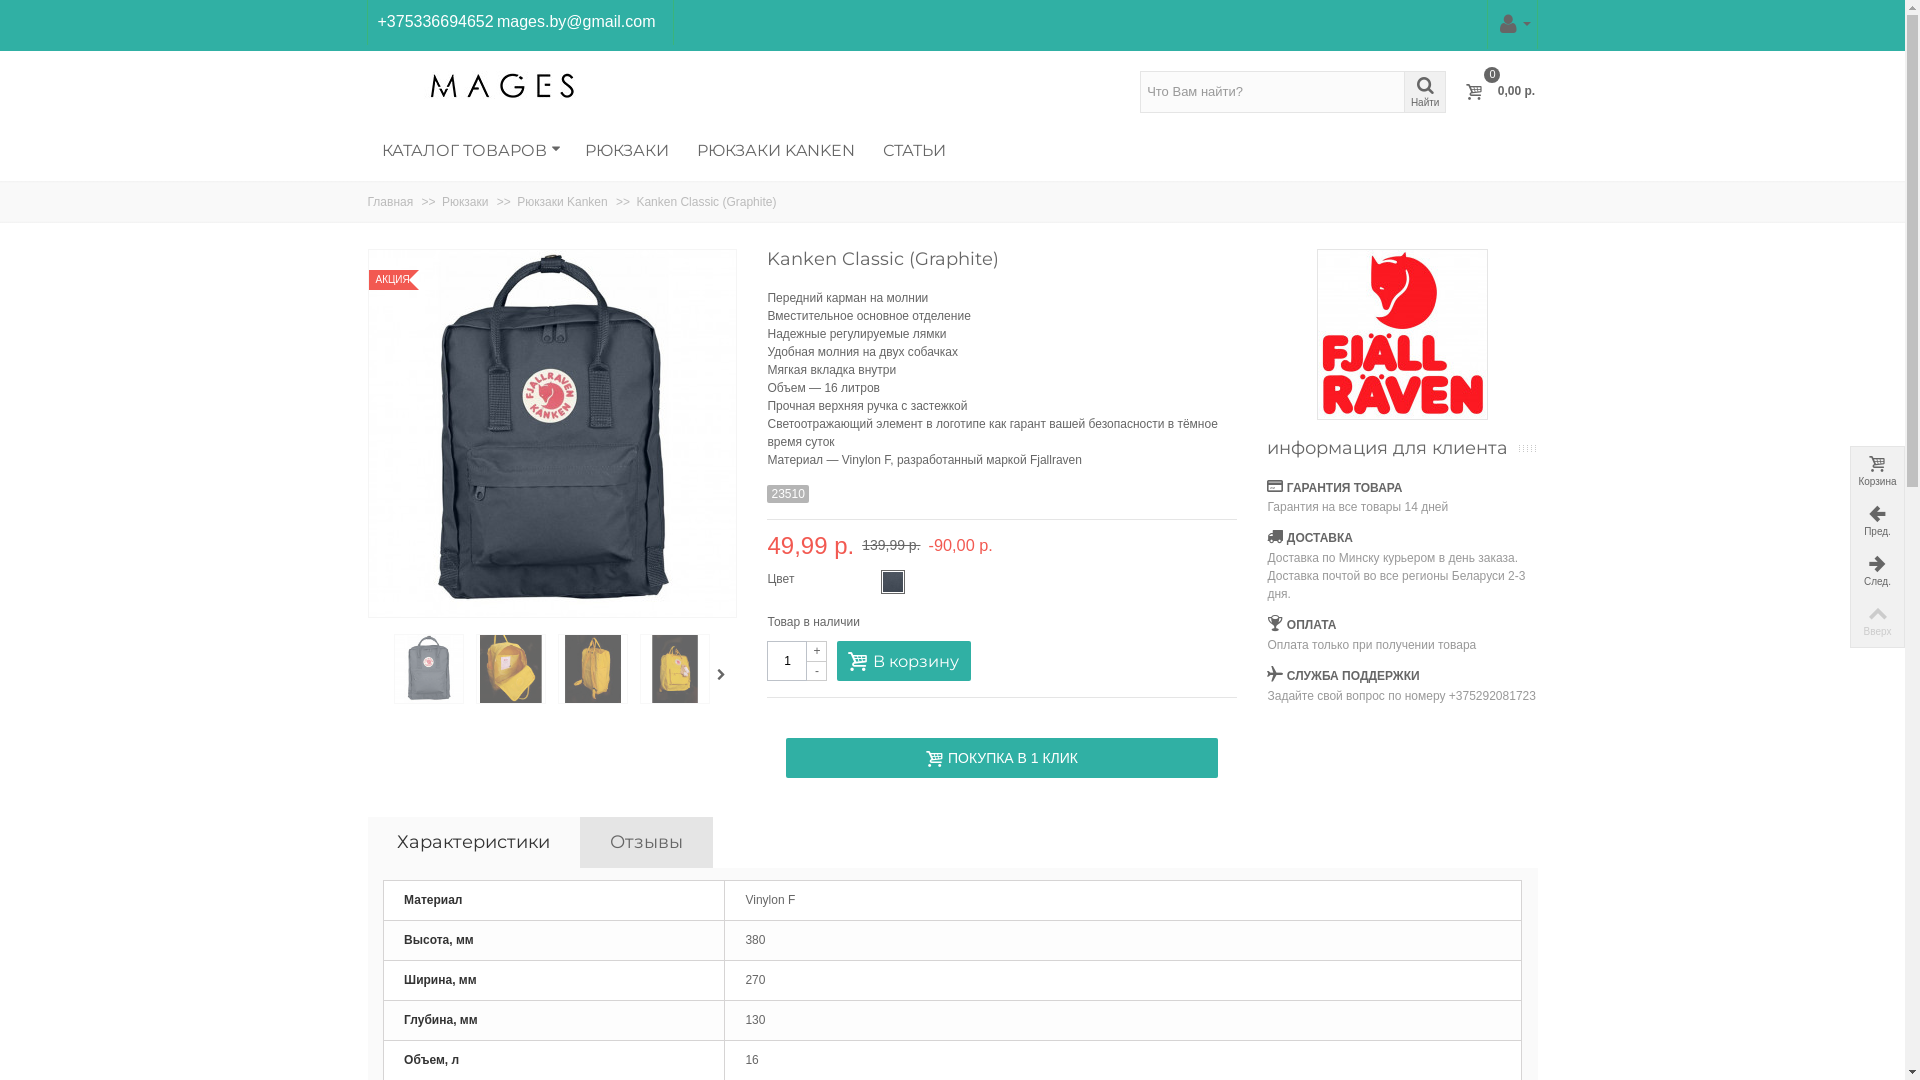 This screenshot has width=1920, height=1080. What do you see at coordinates (891, 582) in the screenshot?
I see `'Graphite'` at bounding box center [891, 582].